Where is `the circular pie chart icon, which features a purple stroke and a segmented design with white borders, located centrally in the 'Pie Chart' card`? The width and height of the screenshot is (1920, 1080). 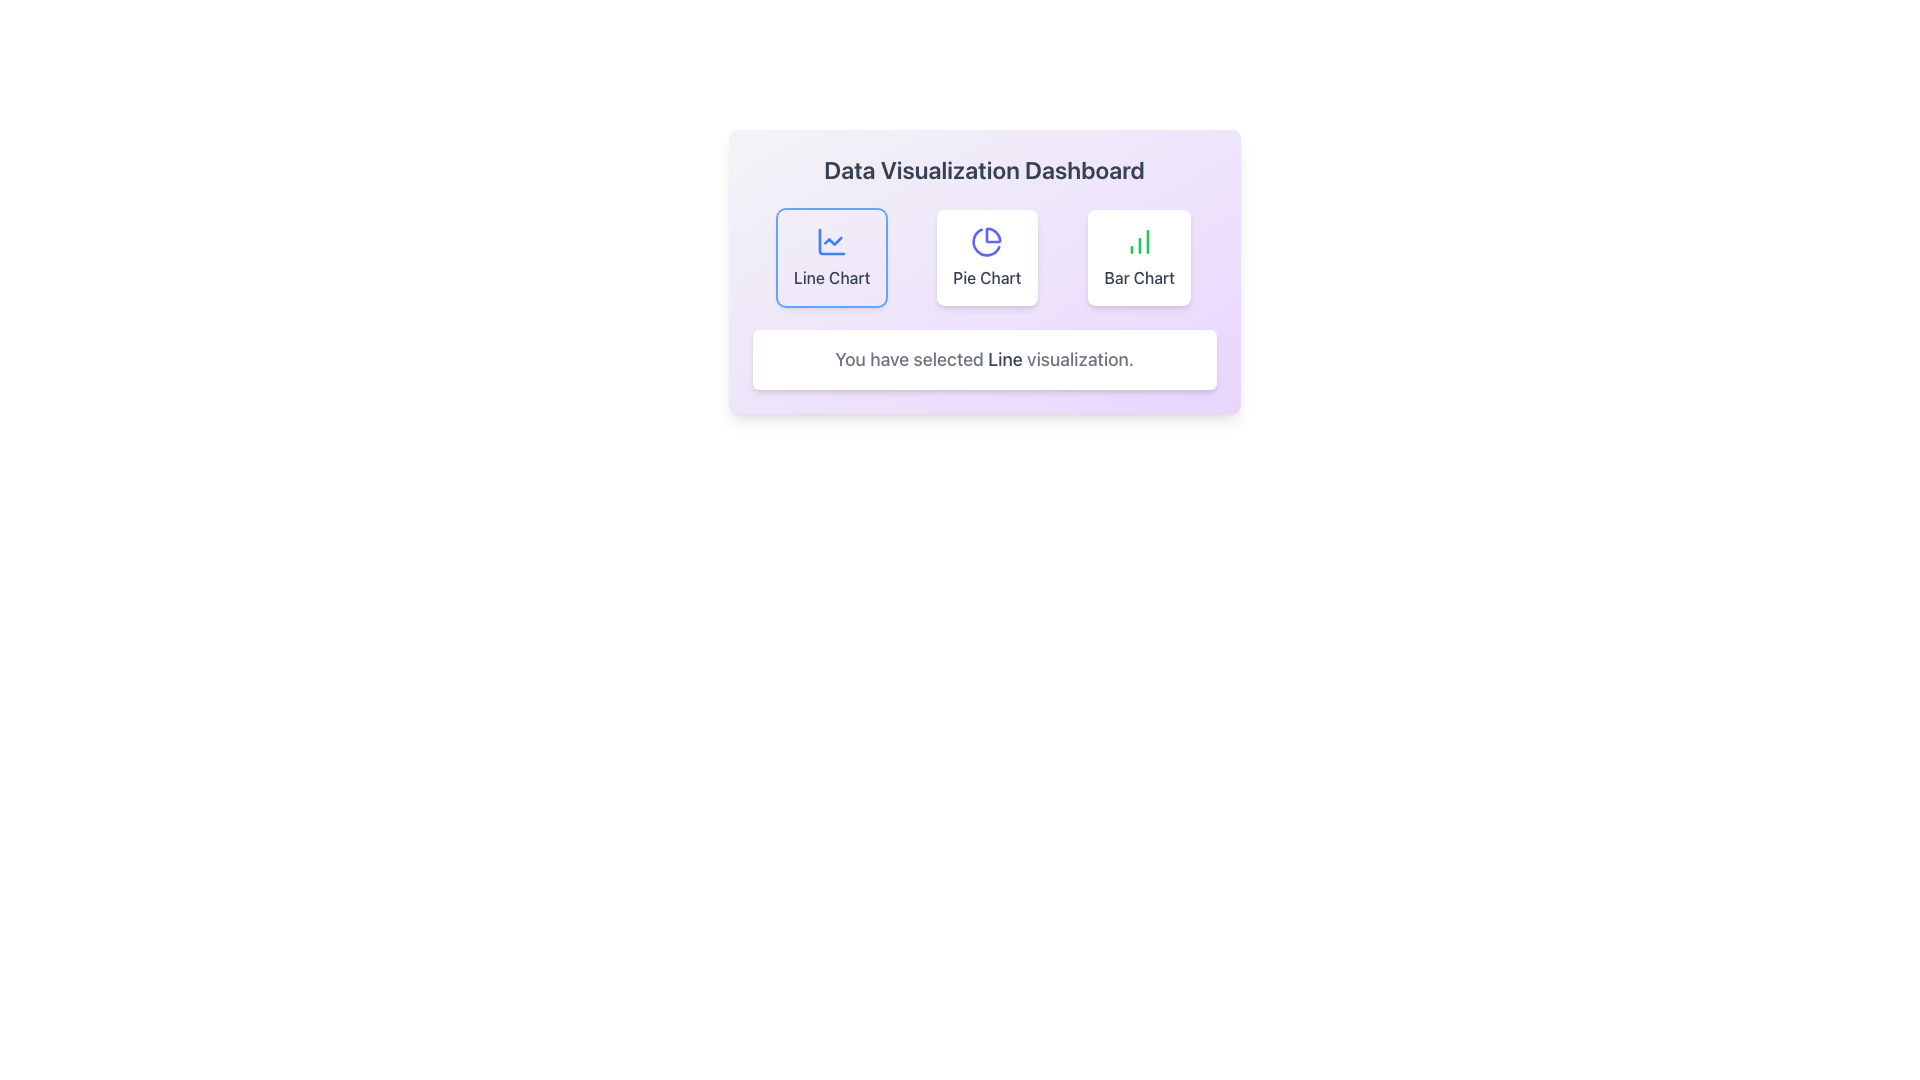
the circular pie chart icon, which features a purple stroke and a segmented design with white borders, located centrally in the 'Pie Chart' card is located at coordinates (987, 241).